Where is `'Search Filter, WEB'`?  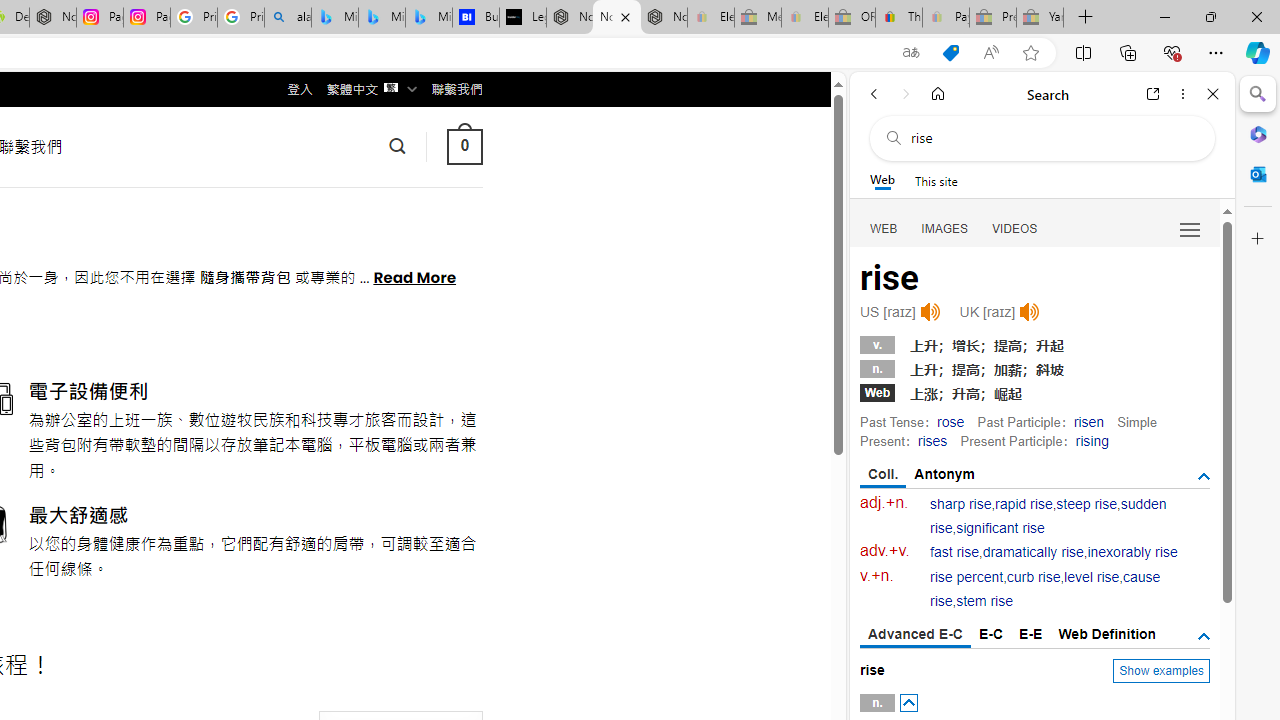
'Search Filter, WEB' is located at coordinates (883, 227).